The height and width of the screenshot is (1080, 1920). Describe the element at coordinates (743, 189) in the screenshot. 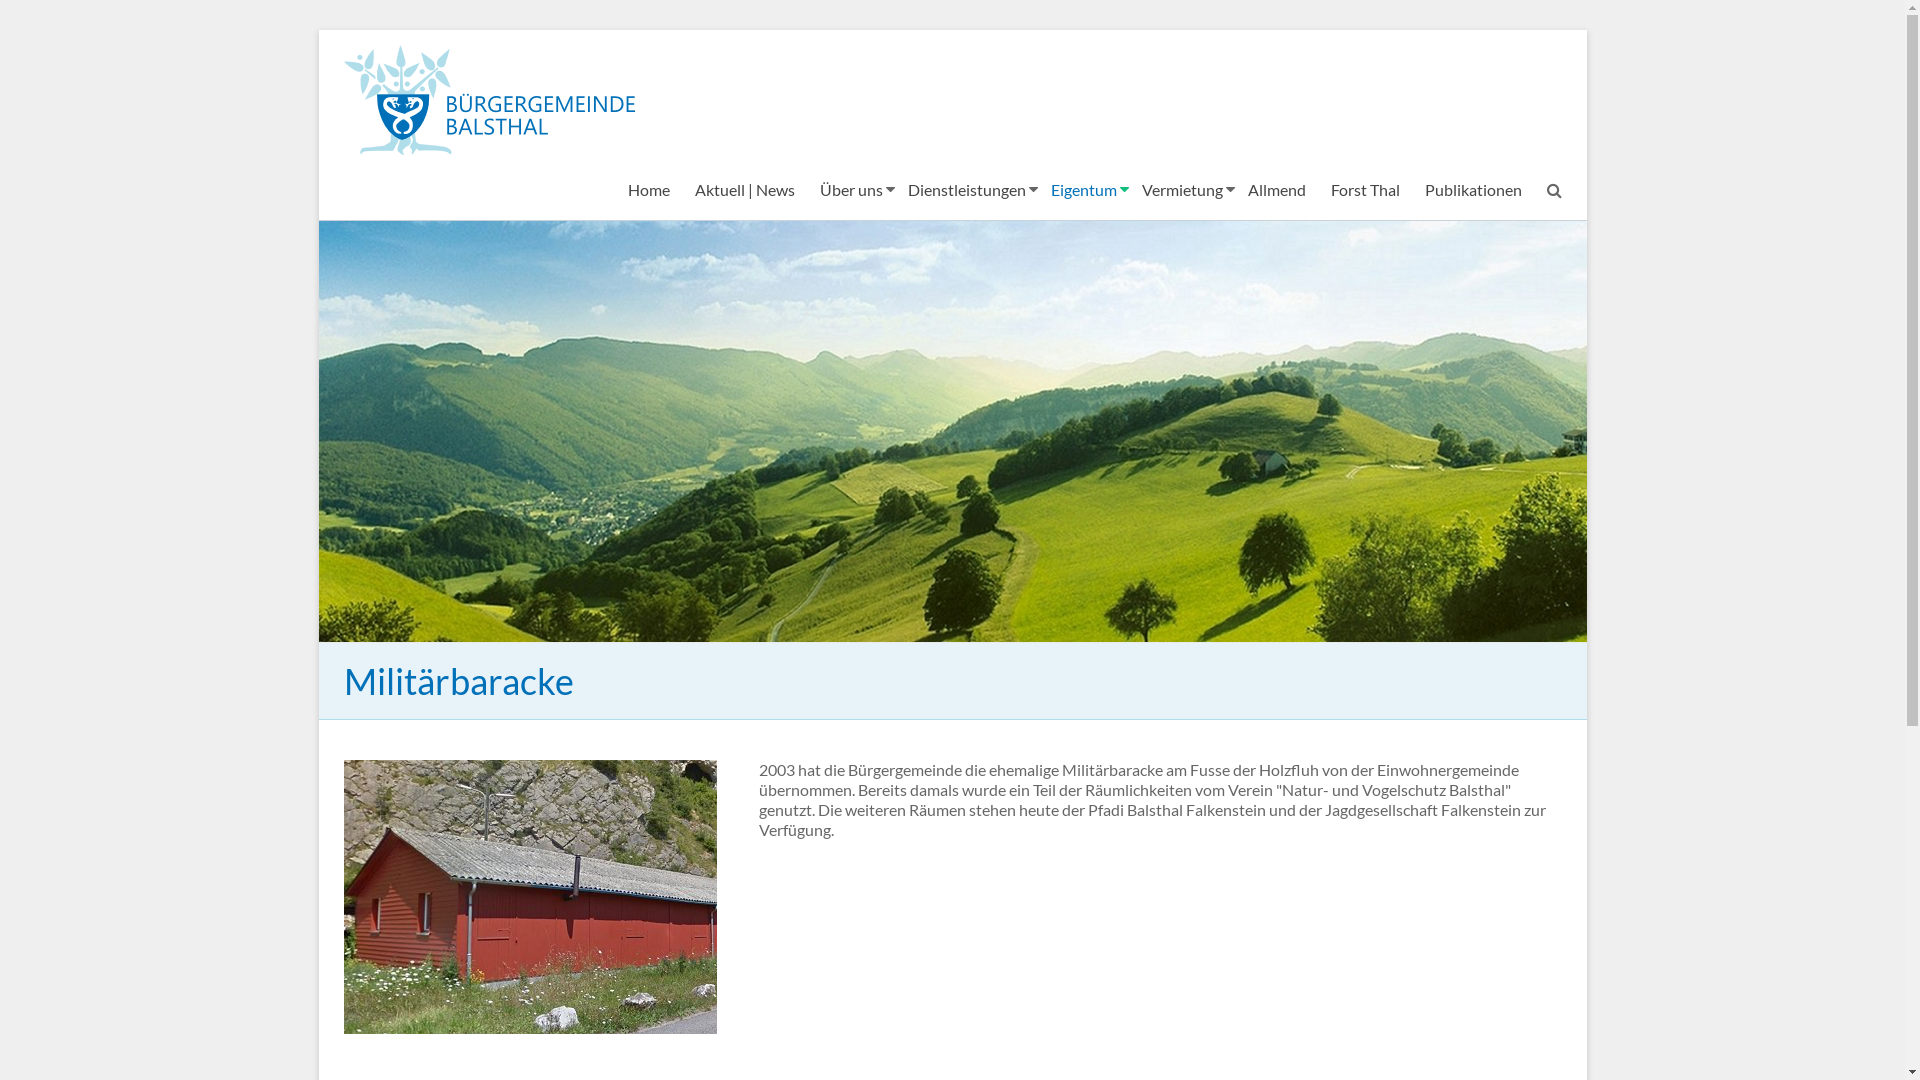

I see `'Aktuell | News'` at that location.